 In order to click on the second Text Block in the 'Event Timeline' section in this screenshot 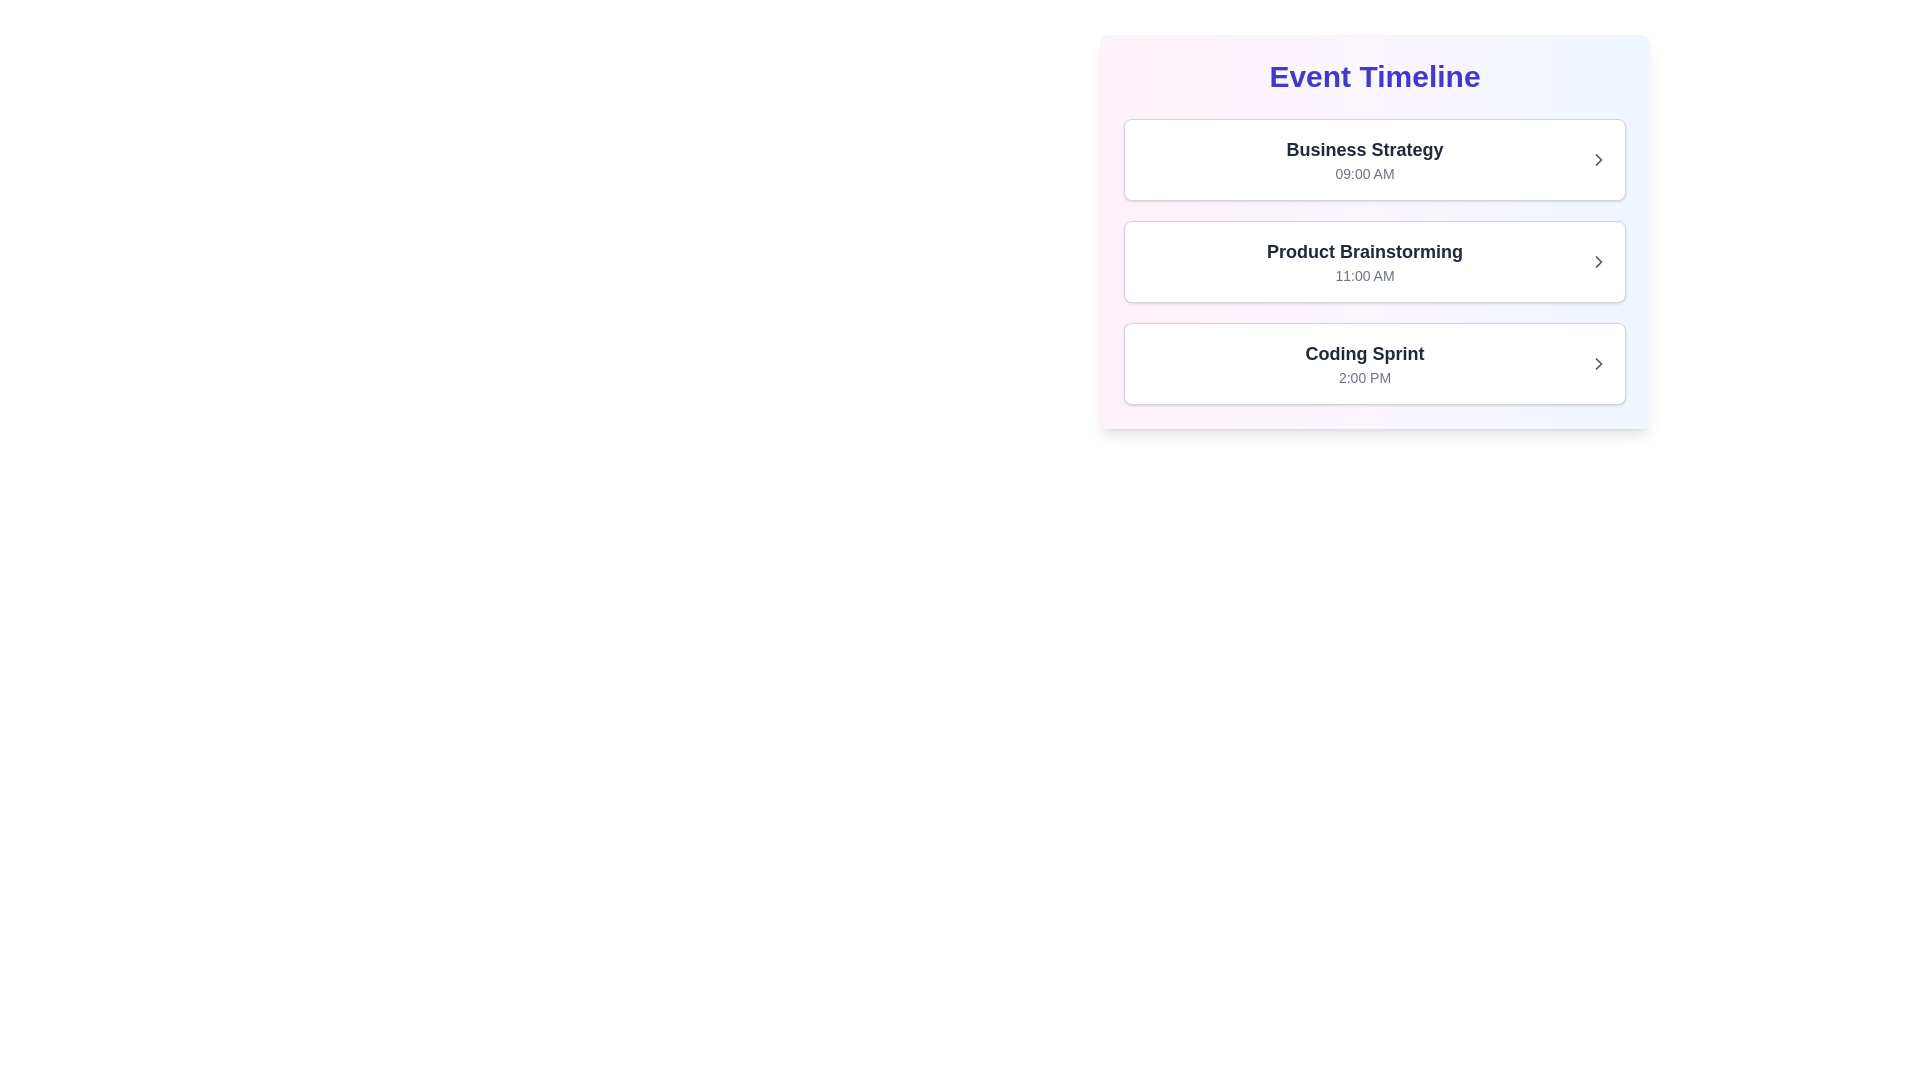, I will do `click(1363, 261)`.